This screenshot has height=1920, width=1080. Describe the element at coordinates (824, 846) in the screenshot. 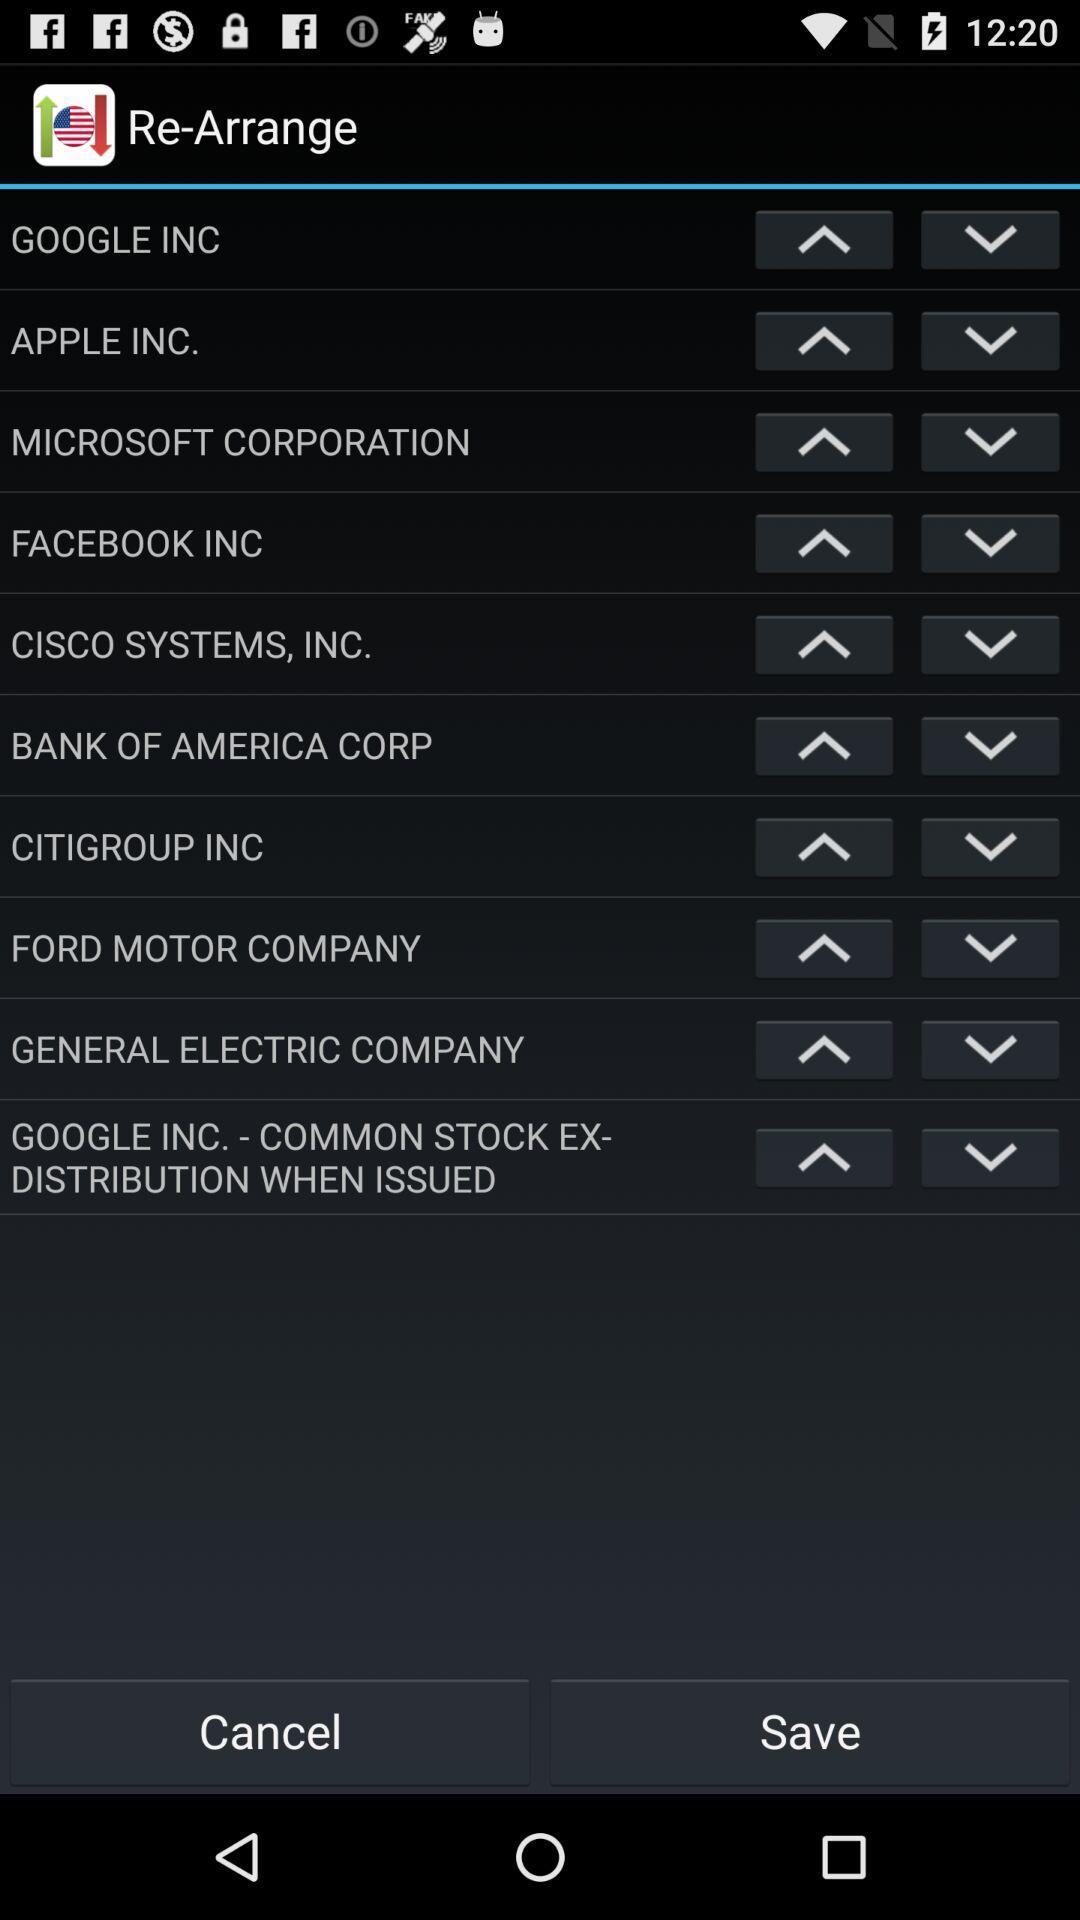

I see `previous` at that location.